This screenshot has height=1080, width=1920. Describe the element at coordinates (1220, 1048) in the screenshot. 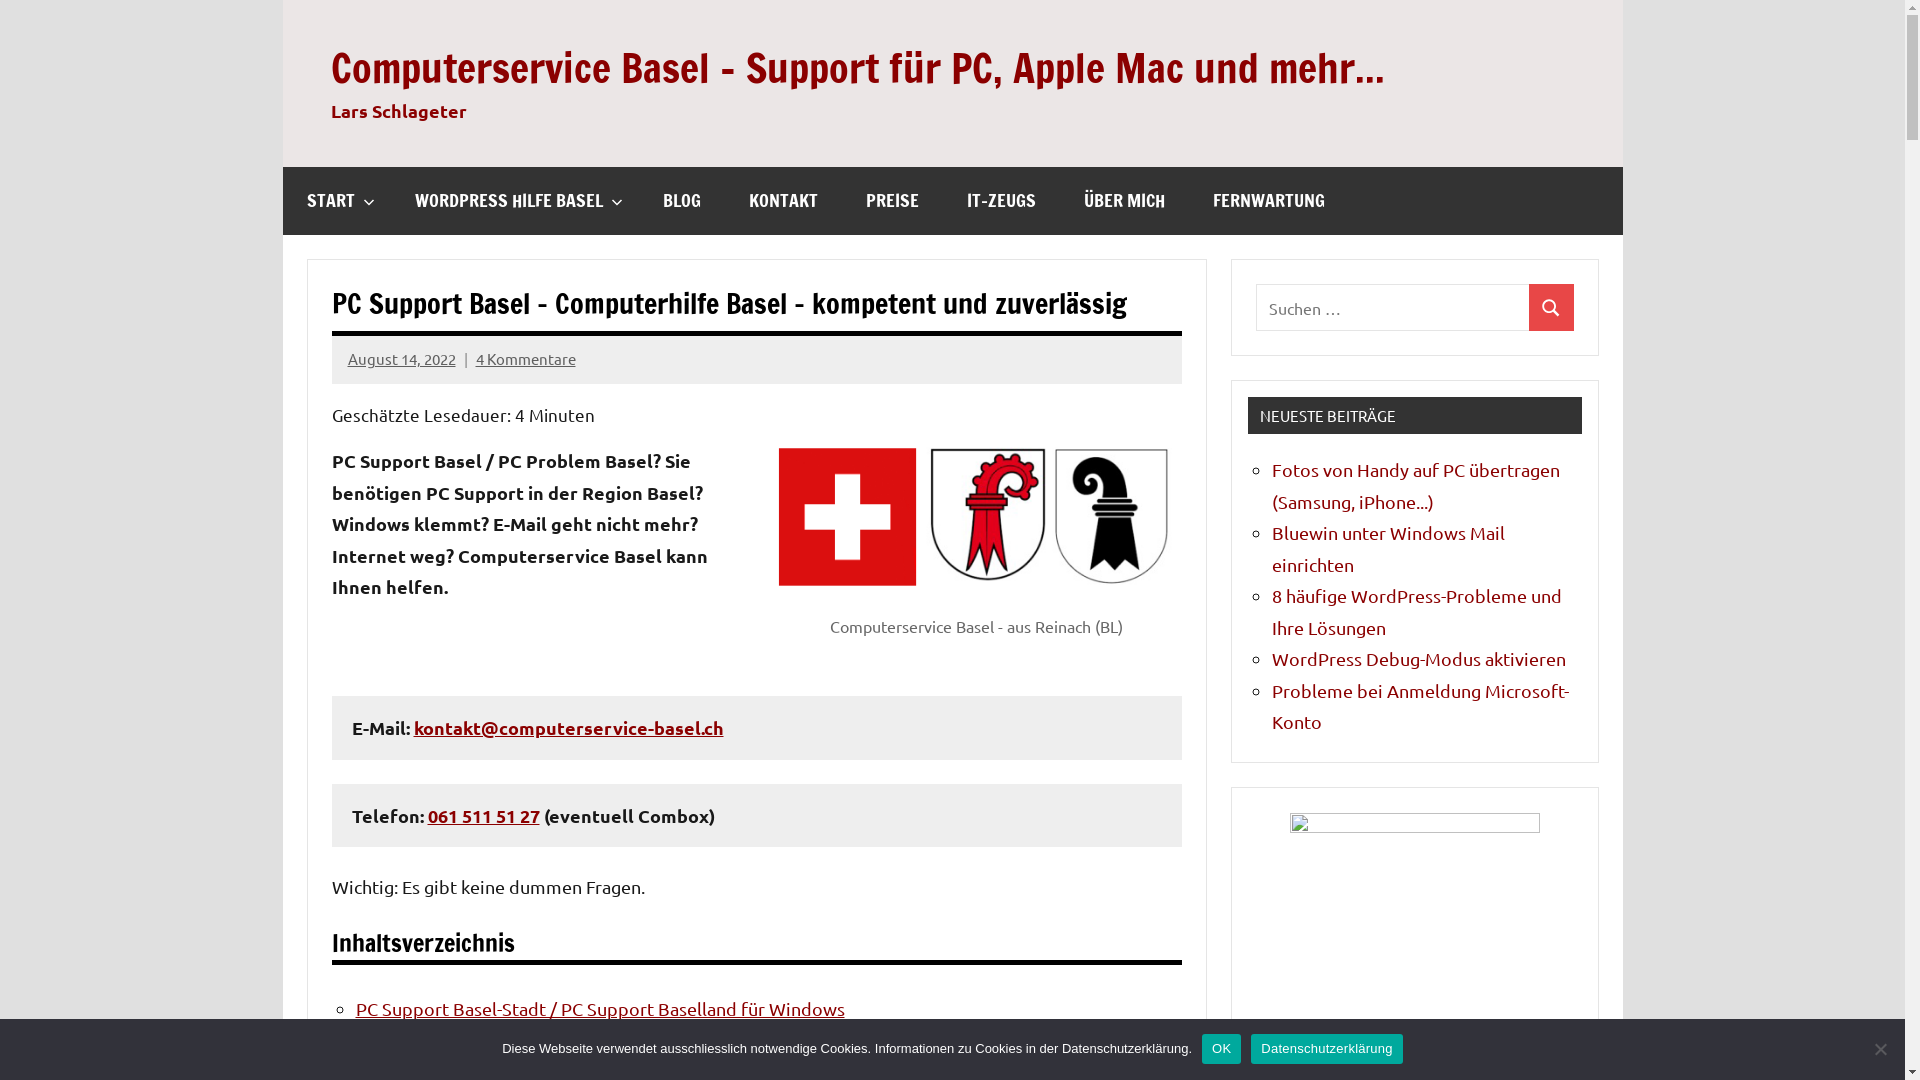

I see `'OK'` at that location.